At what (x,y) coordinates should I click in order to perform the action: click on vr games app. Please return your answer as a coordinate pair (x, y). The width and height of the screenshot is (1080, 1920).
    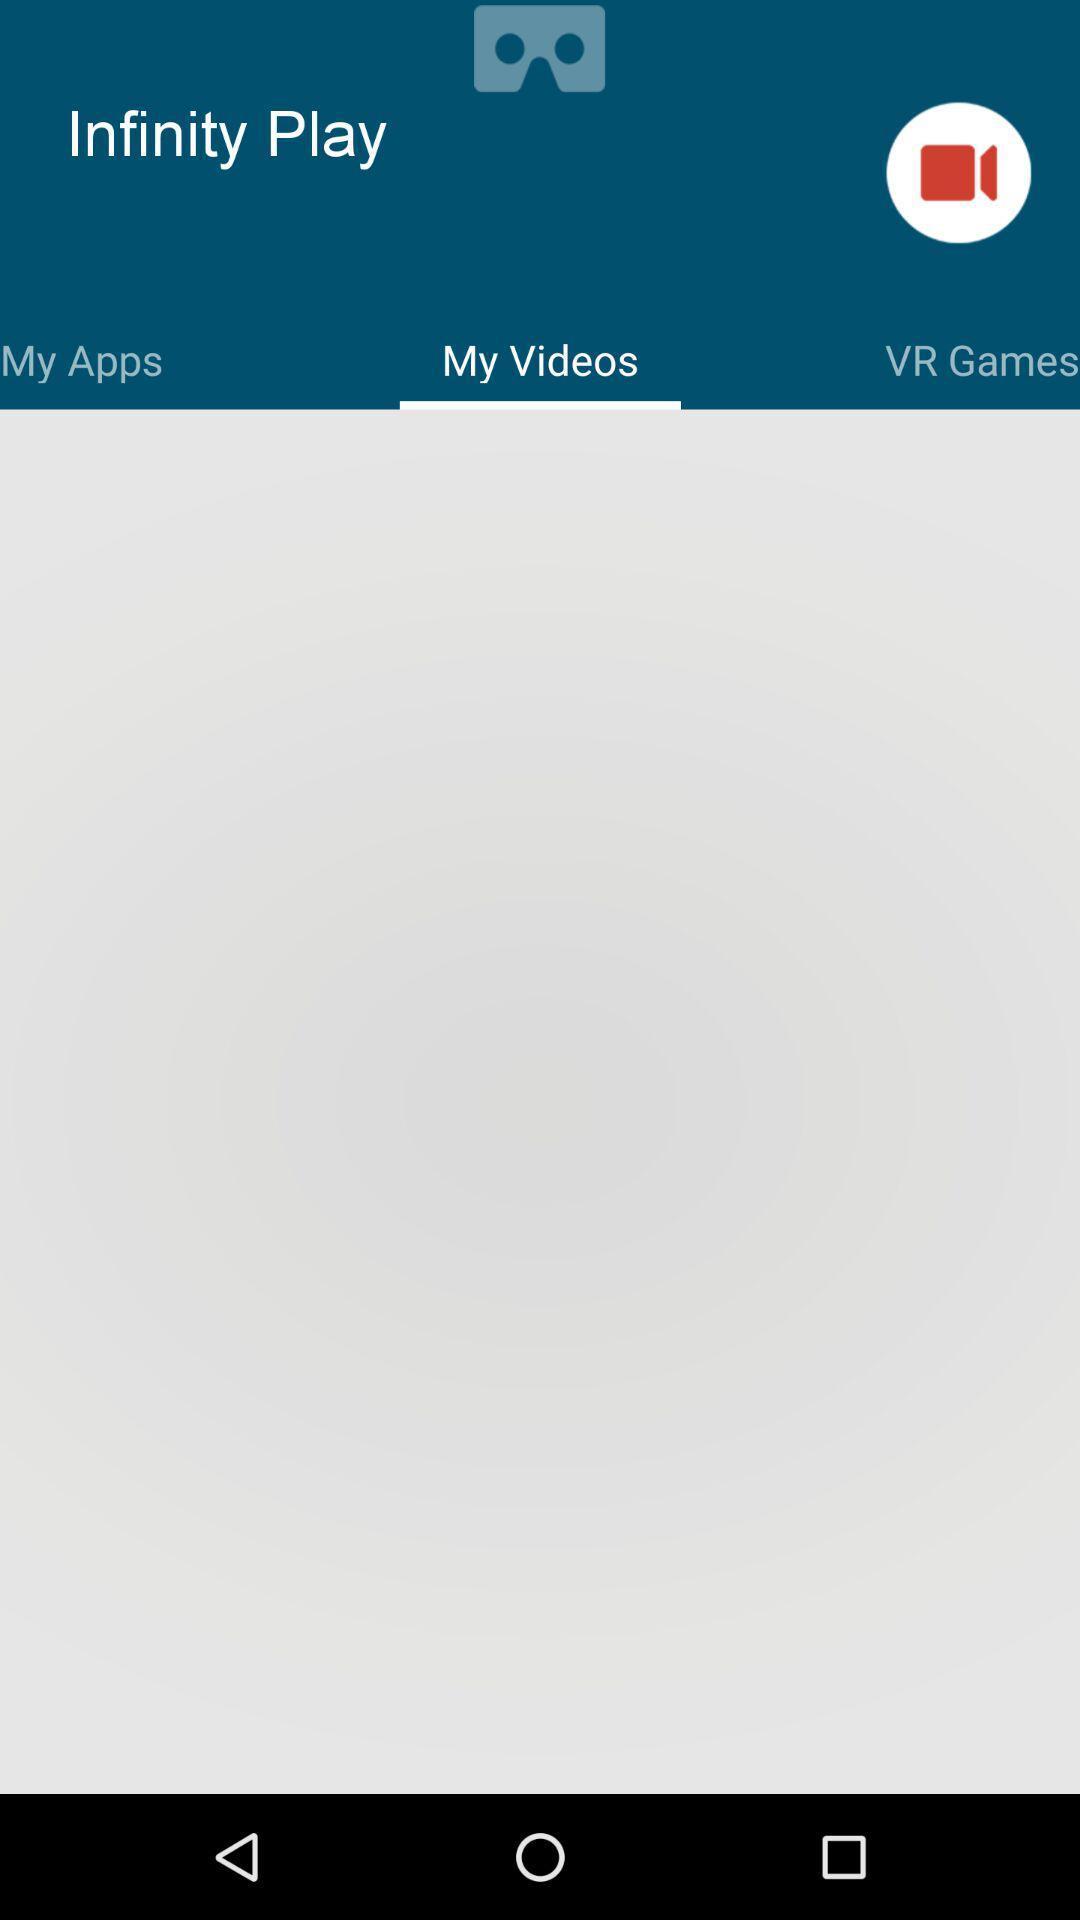
    Looking at the image, I should click on (981, 356).